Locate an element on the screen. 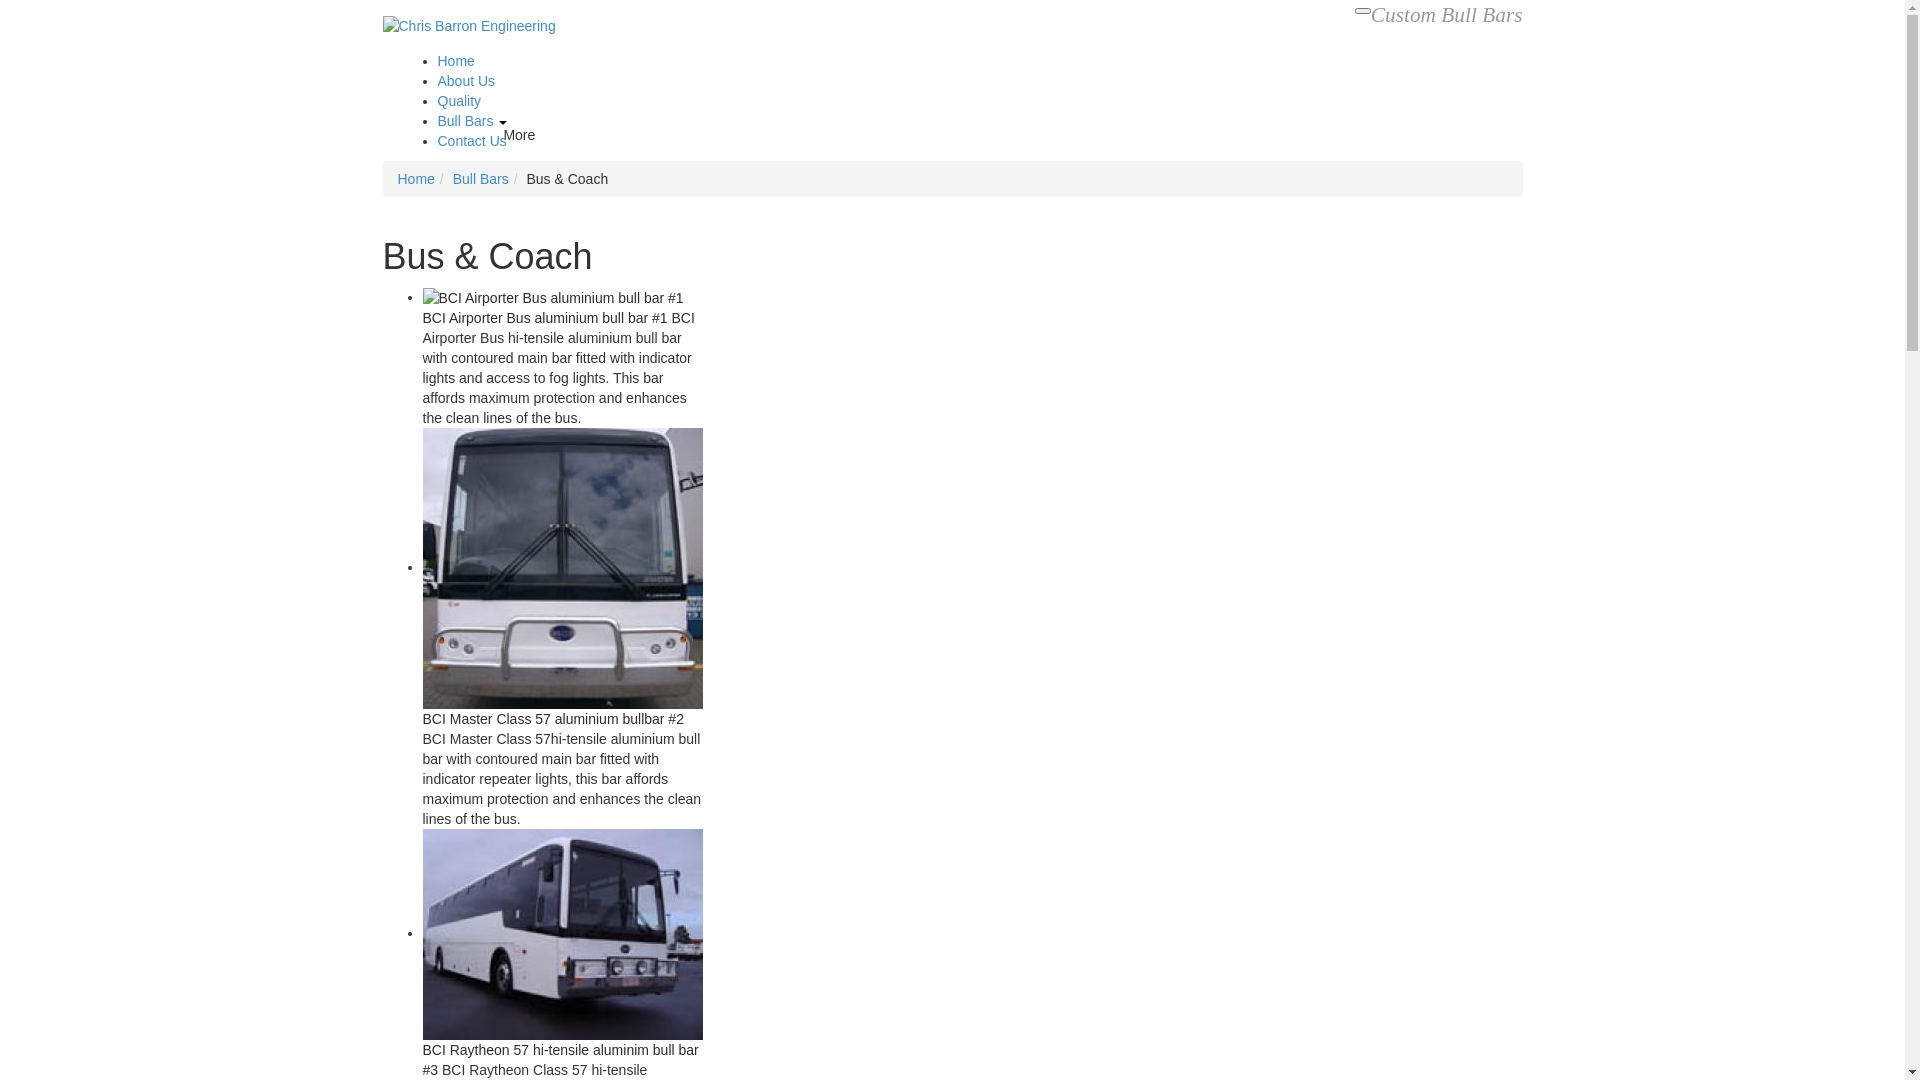 Image resolution: width=1920 pixels, height=1080 pixels. 'Bull Bars' is located at coordinates (480, 177).